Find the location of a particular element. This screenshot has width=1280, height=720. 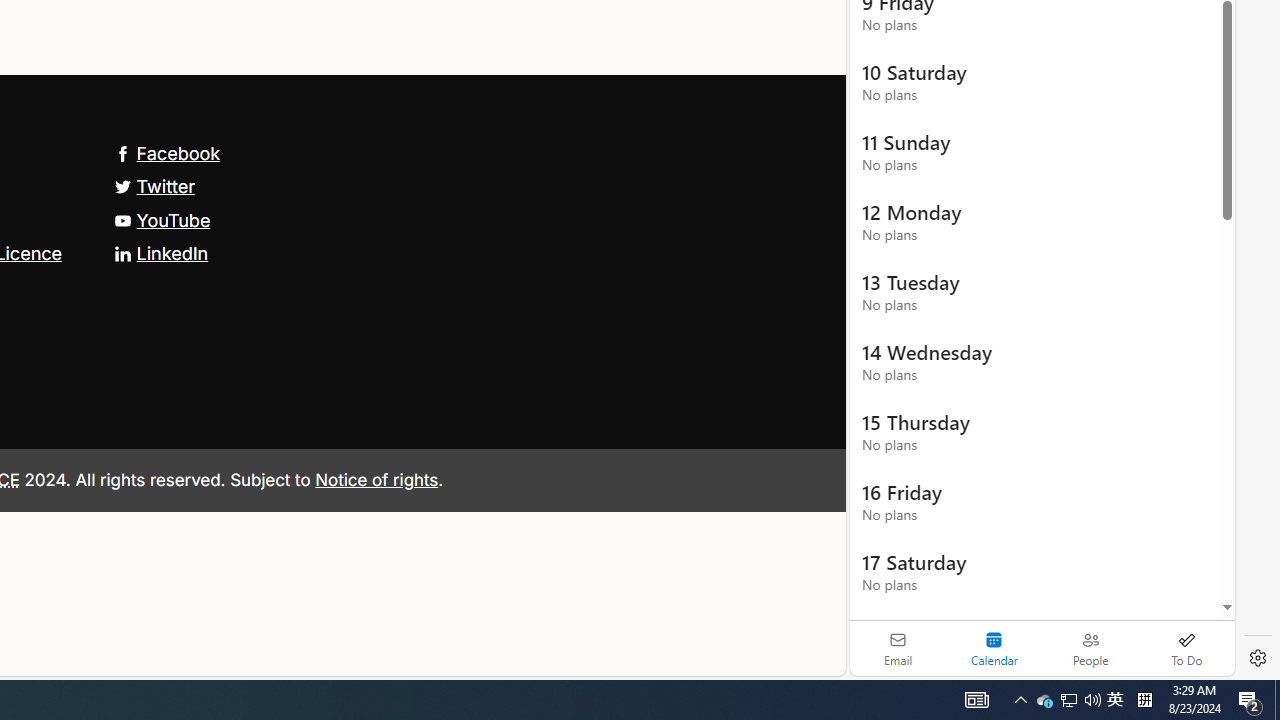

'YouTube' is located at coordinates (162, 219).